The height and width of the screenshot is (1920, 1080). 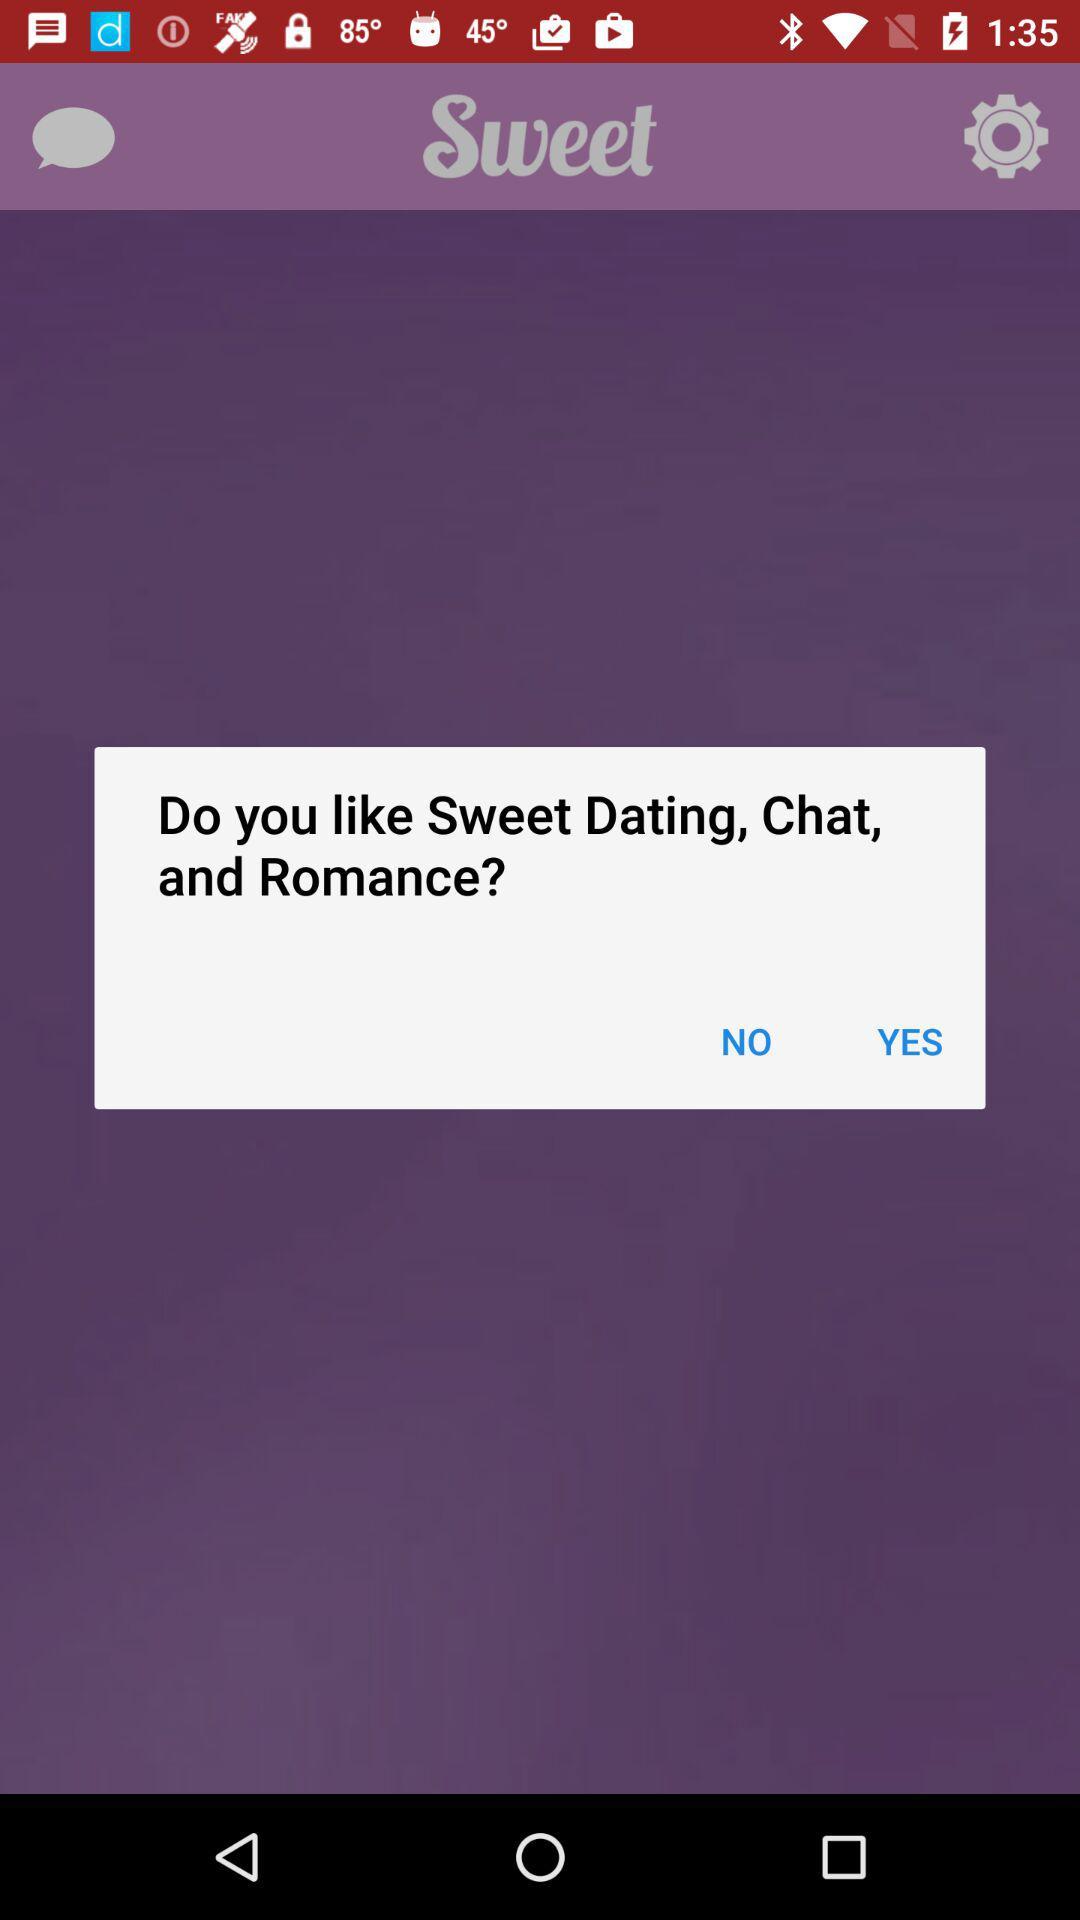 I want to click on item to the left of yes item, so click(x=746, y=1040).